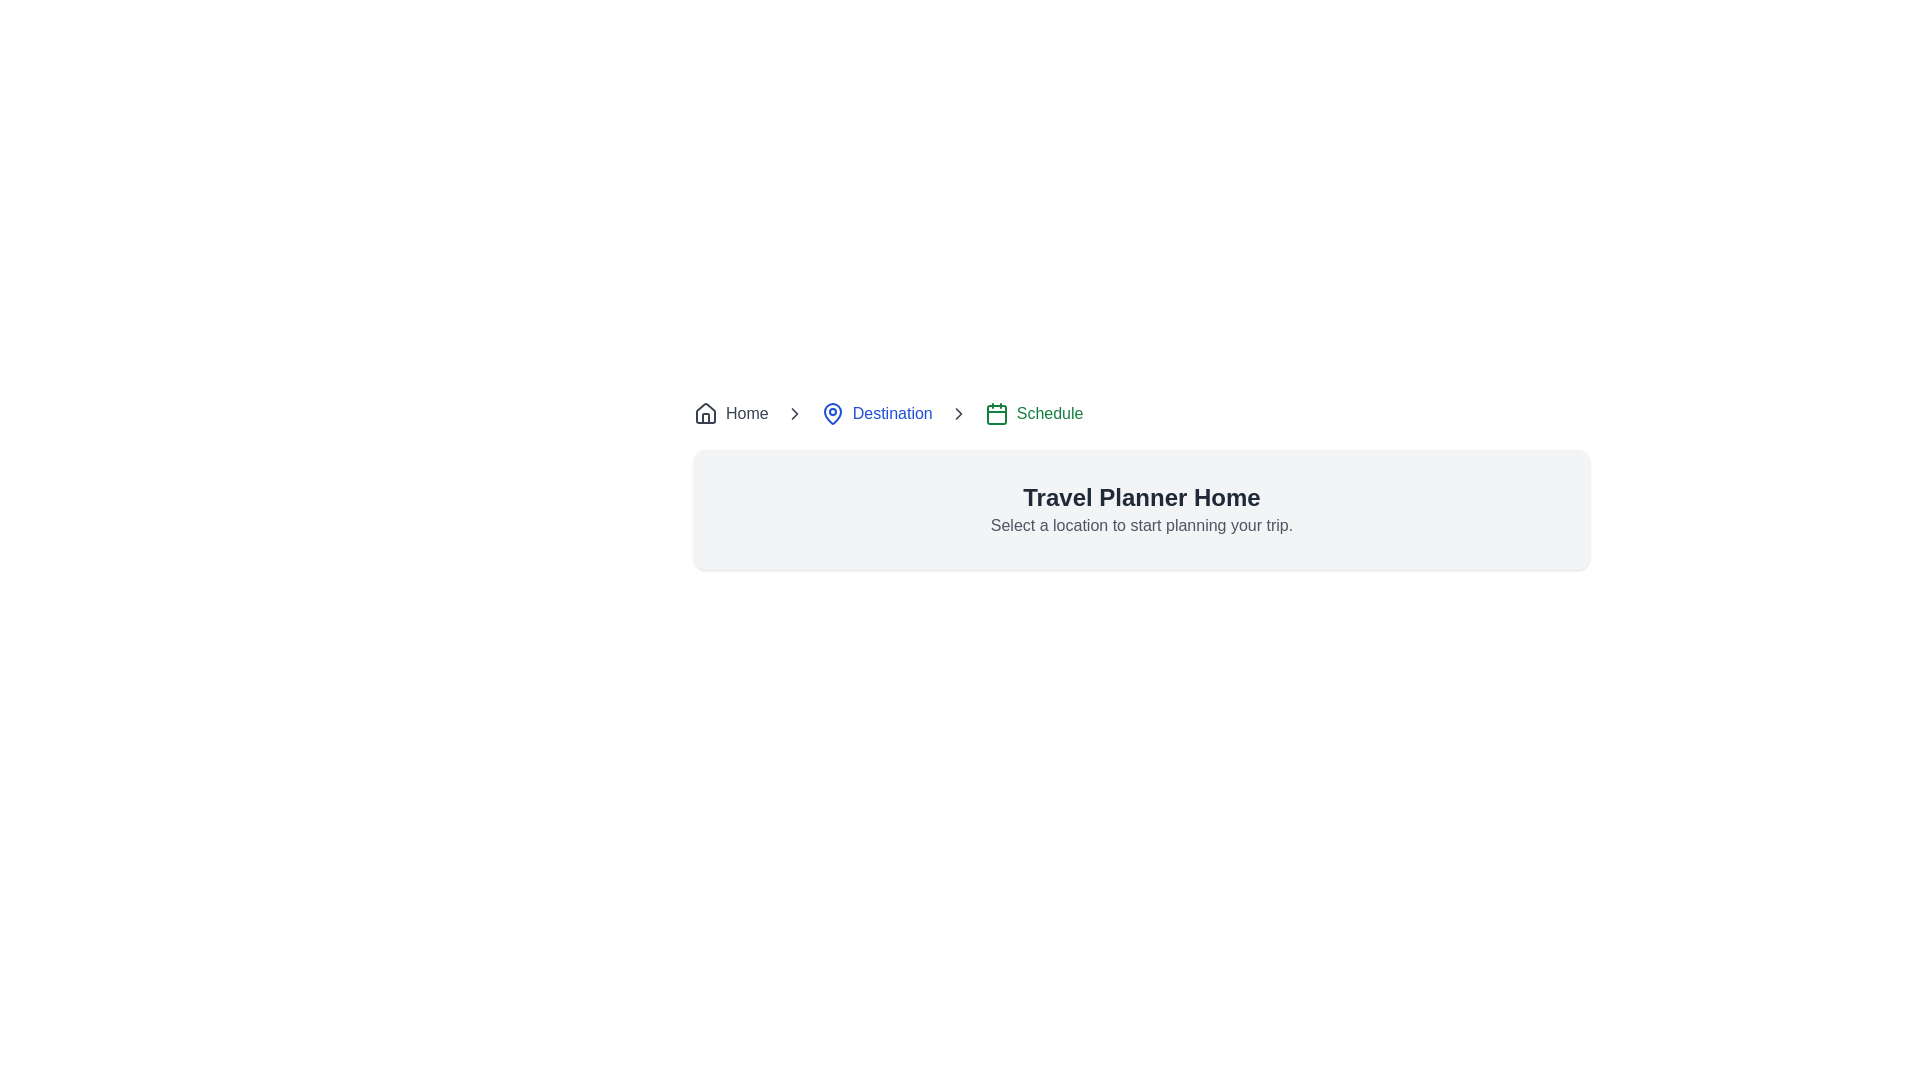 Image resolution: width=1920 pixels, height=1080 pixels. Describe the element at coordinates (1142, 524) in the screenshot. I see `the informational text guiding the user to select a location for trip planning, which is located beneath the title 'Travel Planner Home'` at that location.